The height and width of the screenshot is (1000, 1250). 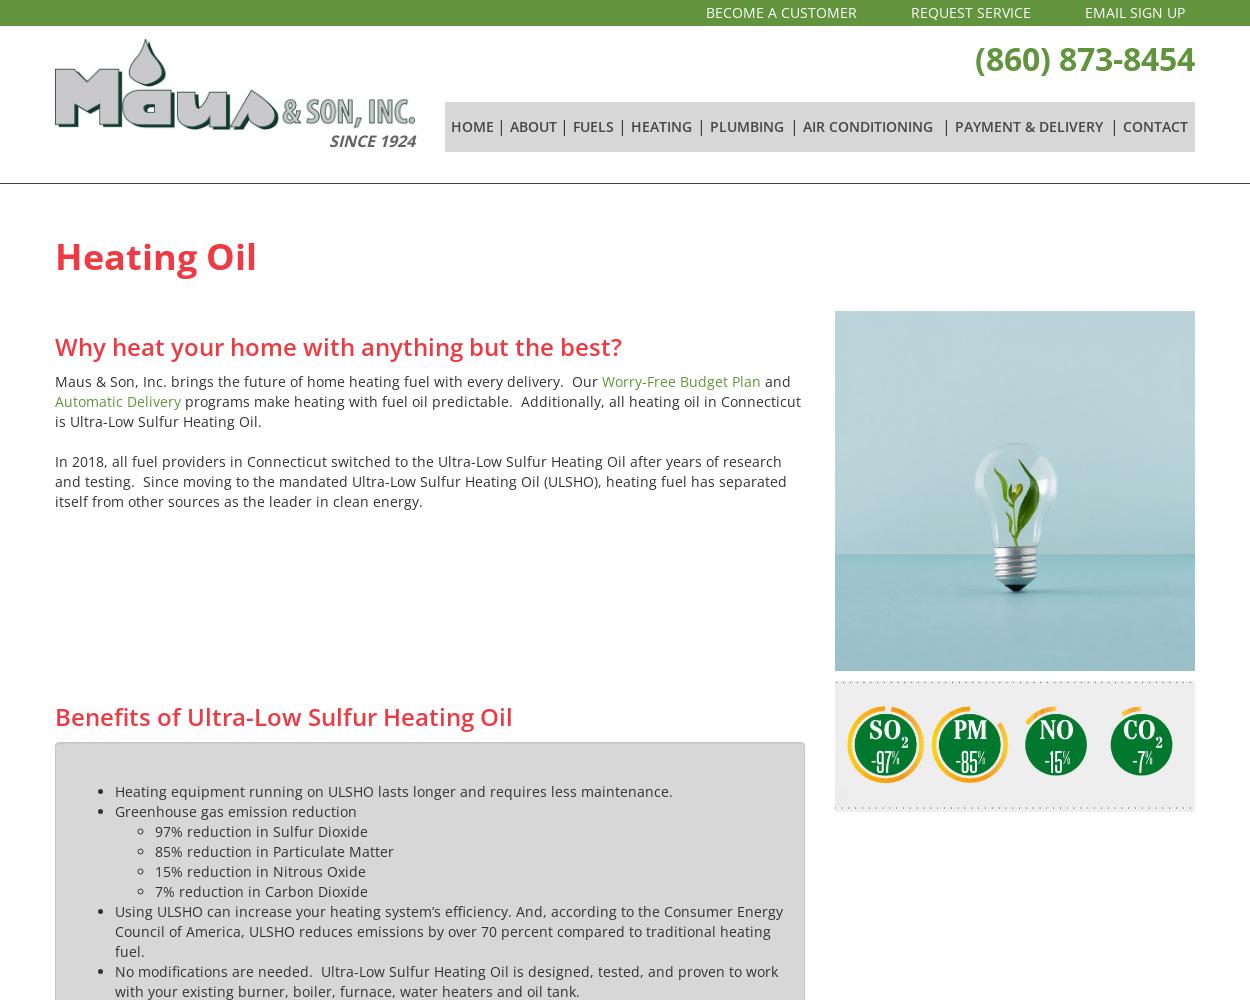 I want to click on 'EMAIL SIGN UP', so click(x=1084, y=12).